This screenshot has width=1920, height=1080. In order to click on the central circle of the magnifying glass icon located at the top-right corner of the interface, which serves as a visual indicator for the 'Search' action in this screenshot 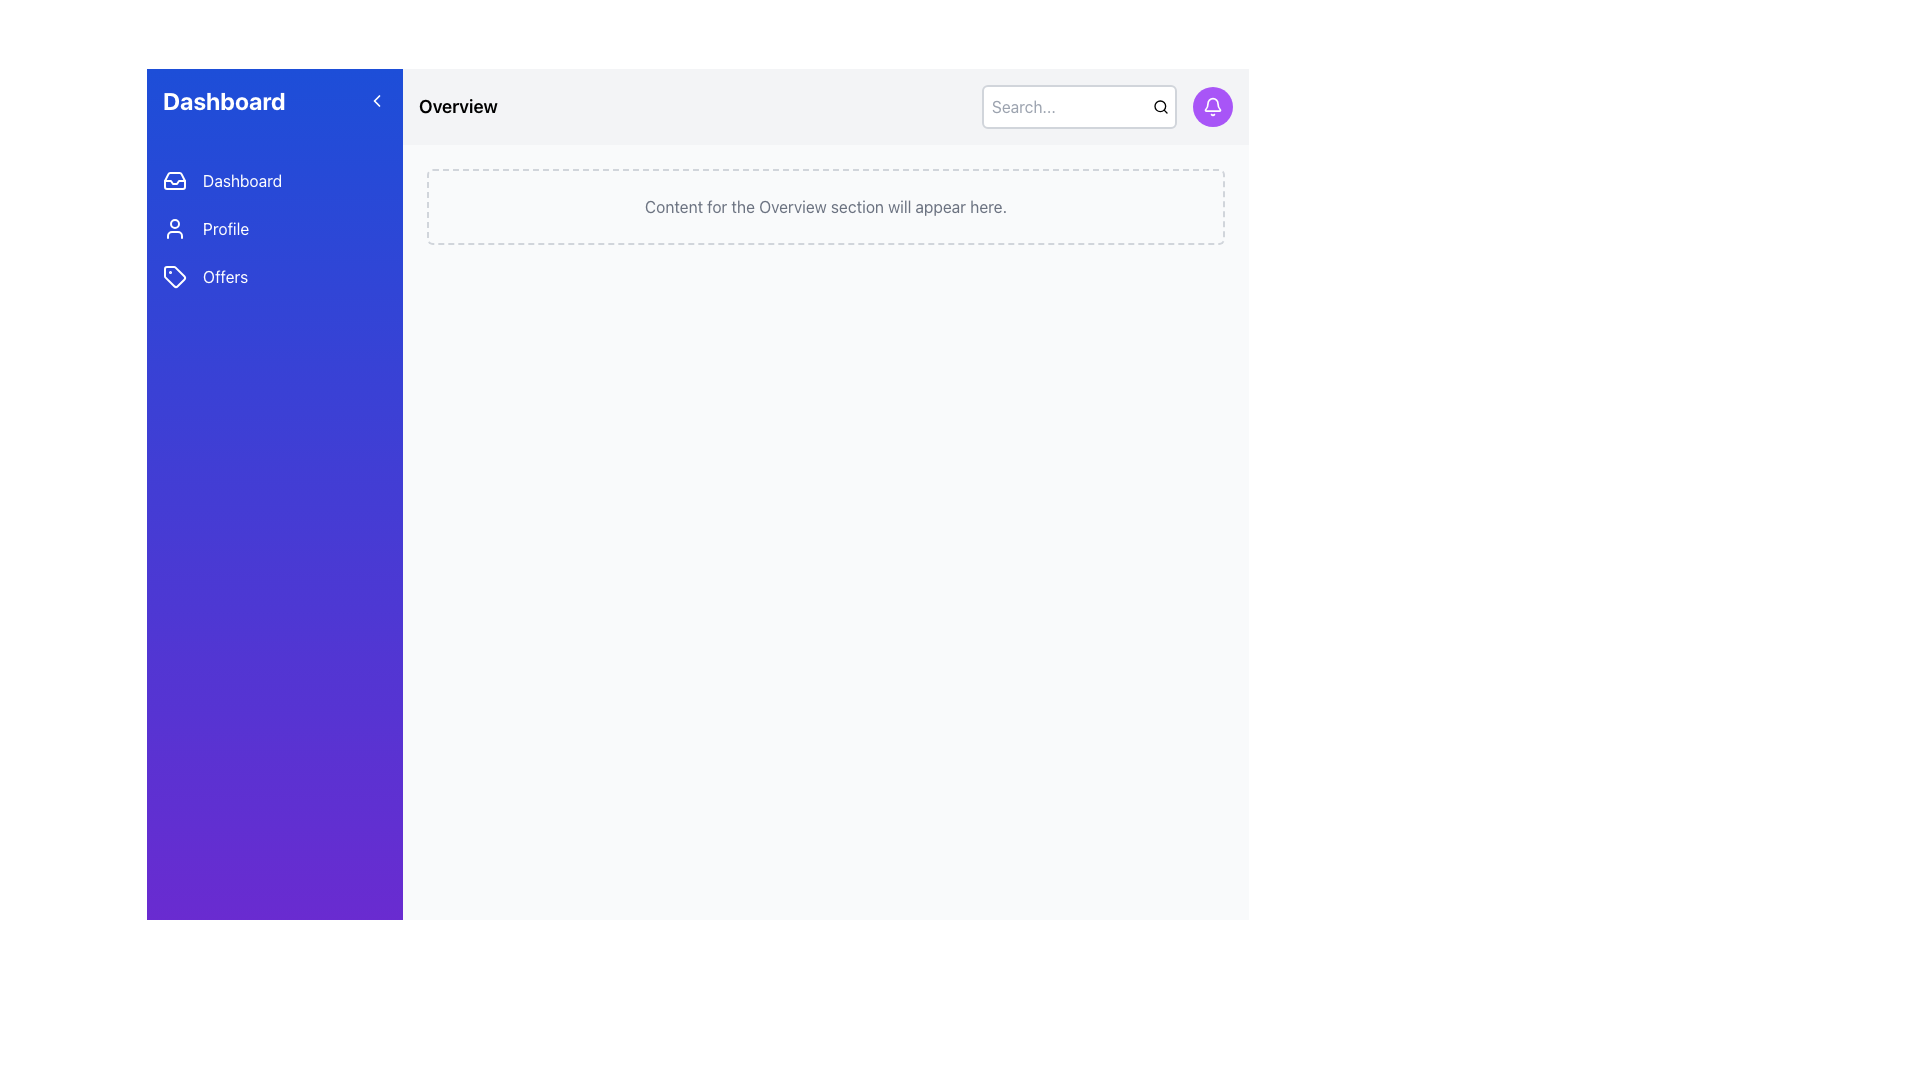, I will do `click(1160, 105)`.